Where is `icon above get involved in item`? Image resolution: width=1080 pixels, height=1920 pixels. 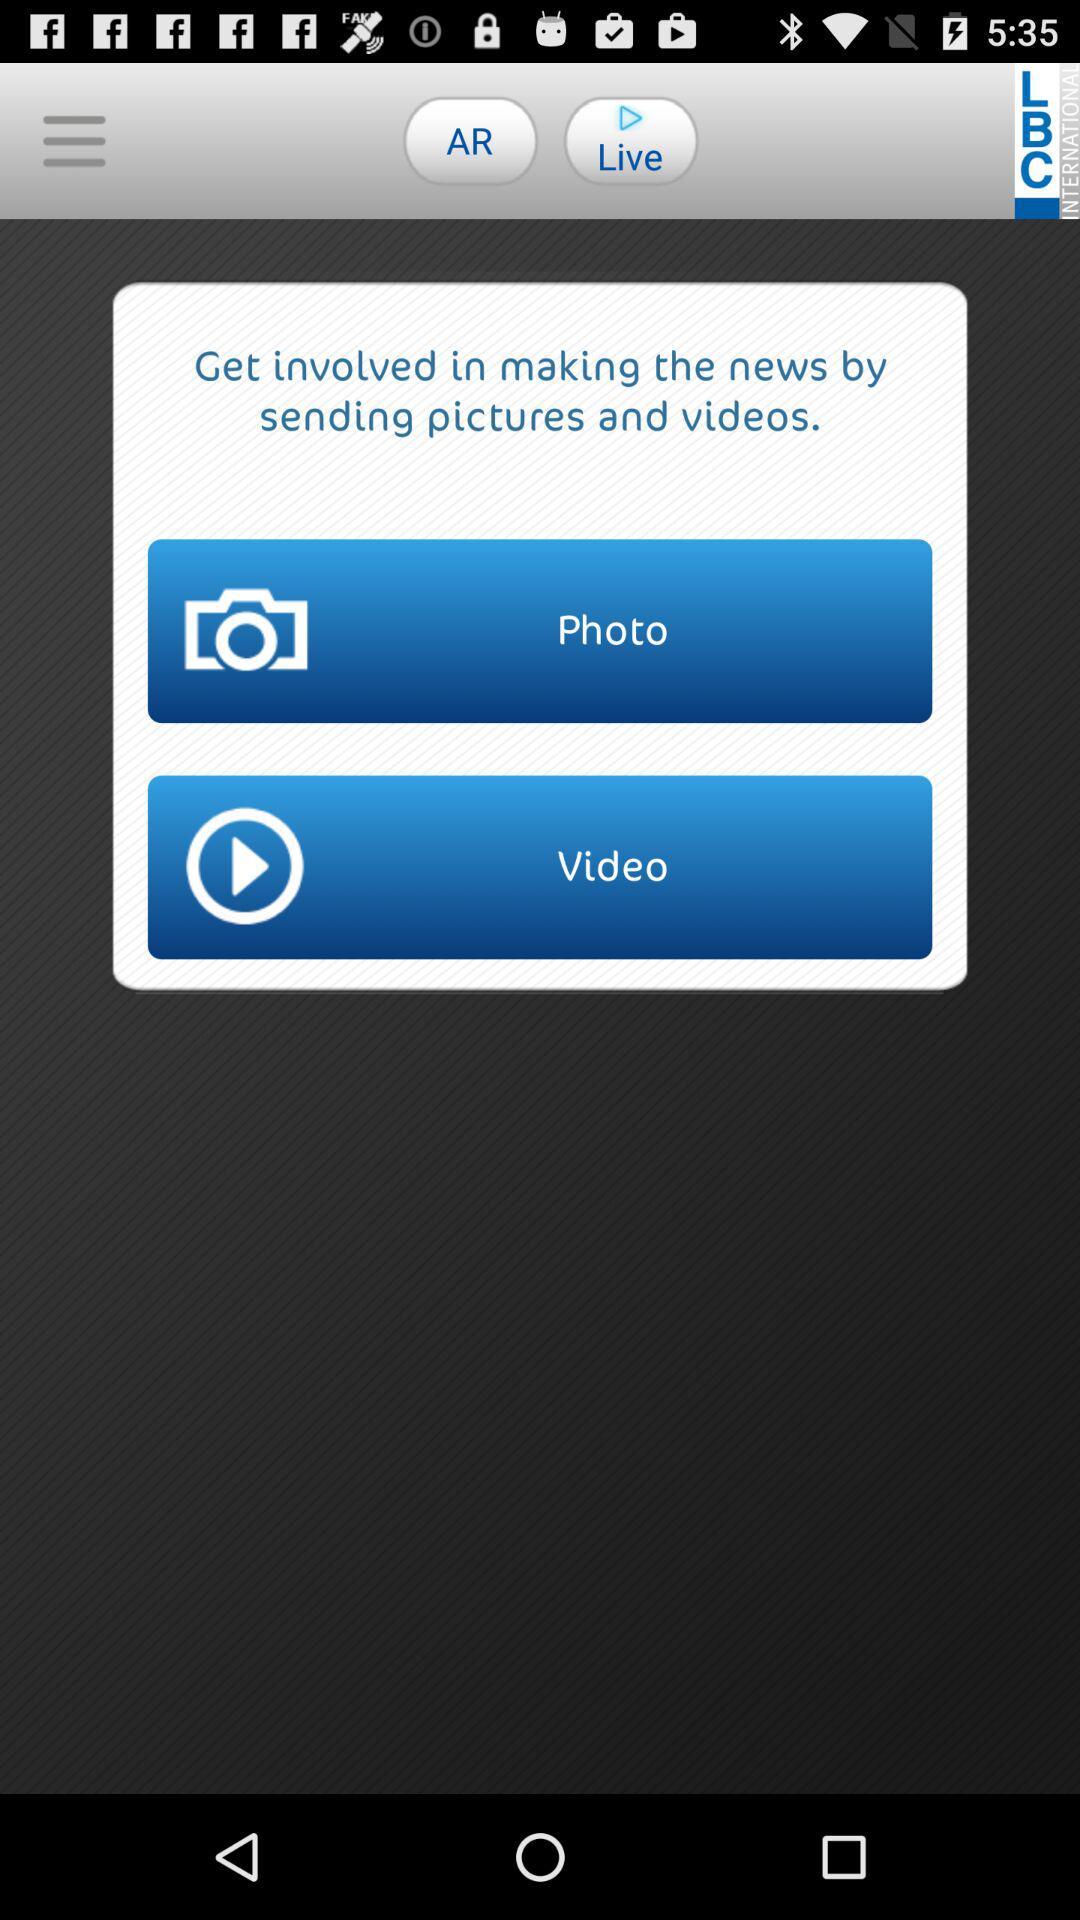 icon above get involved in item is located at coordinates (470, 139).